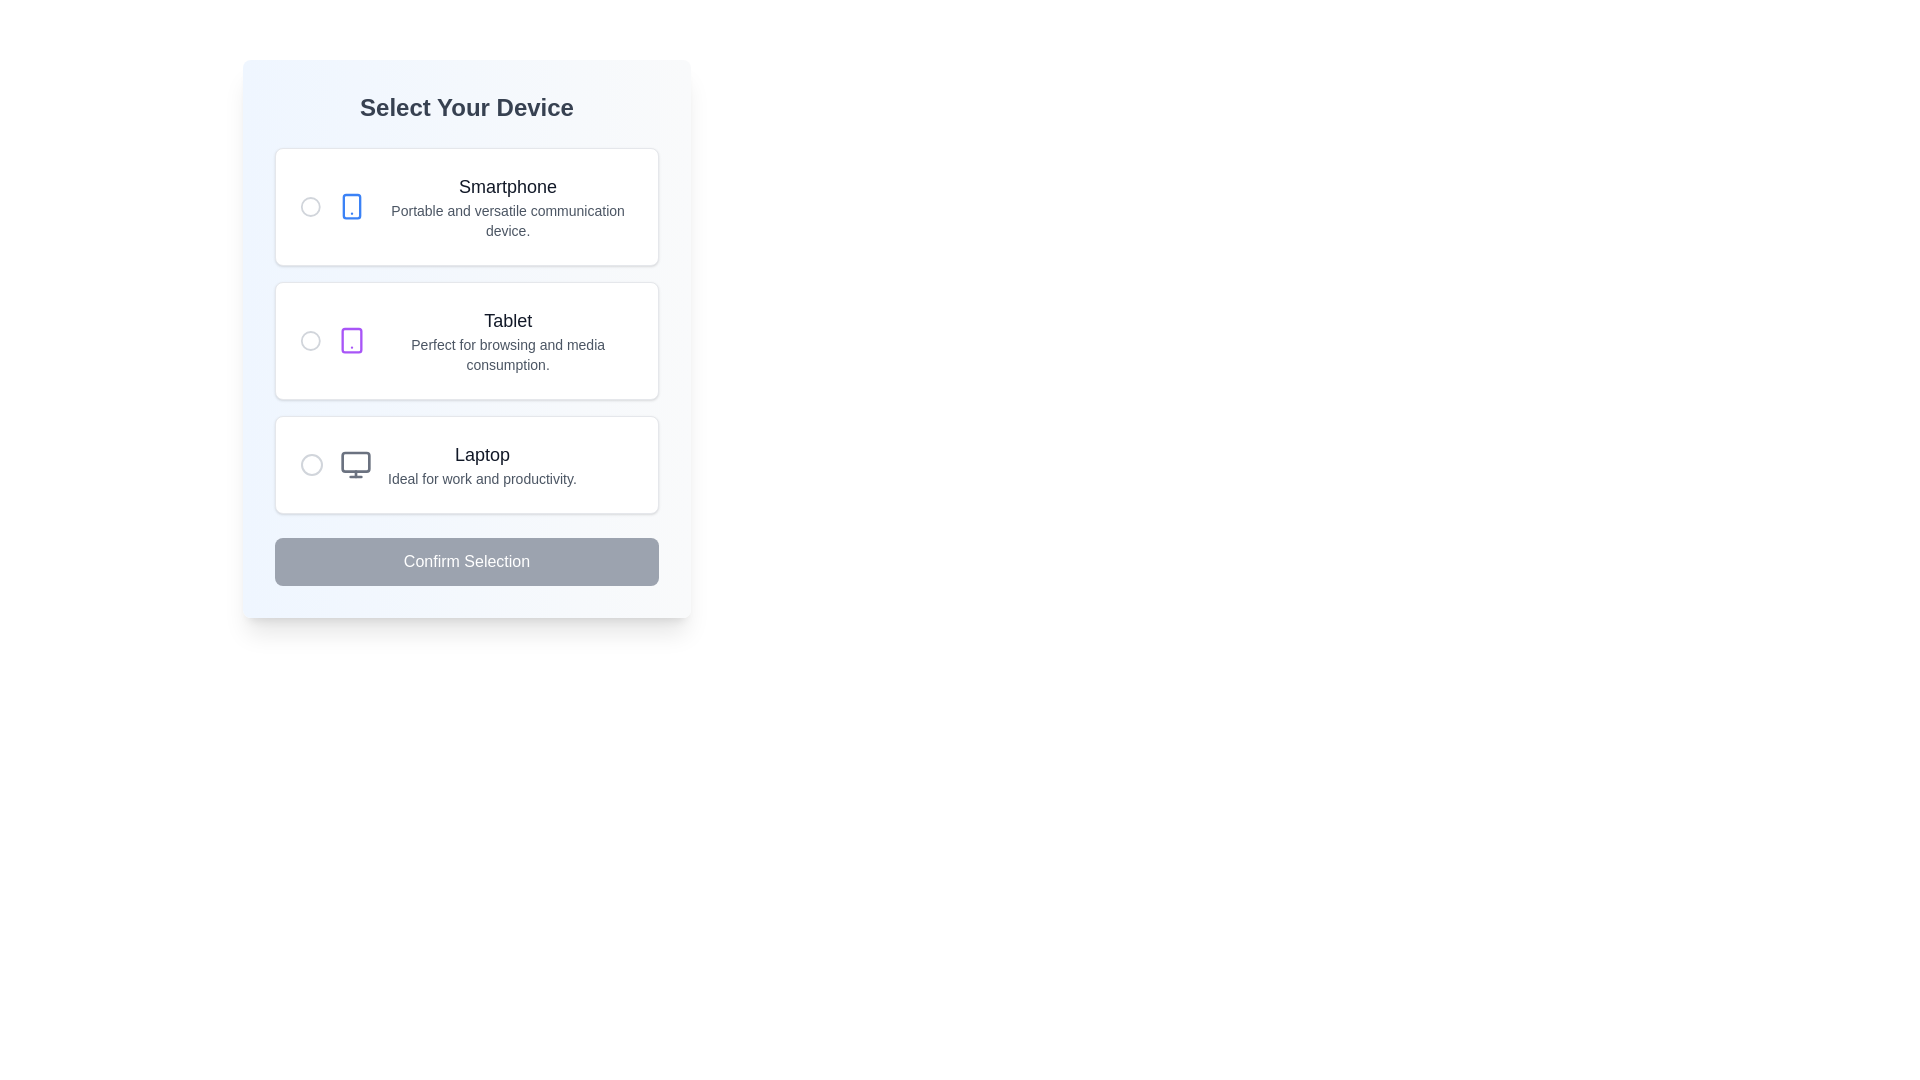 This screenshot has height=1080, width=1920. Describe the element at coordinates (465, 330) in the screenshot. I see `the 'Tablet' option card, which is styled with a white background and a purple icon, positioned as the second item in the list under 'Select Your Device'` at that location.